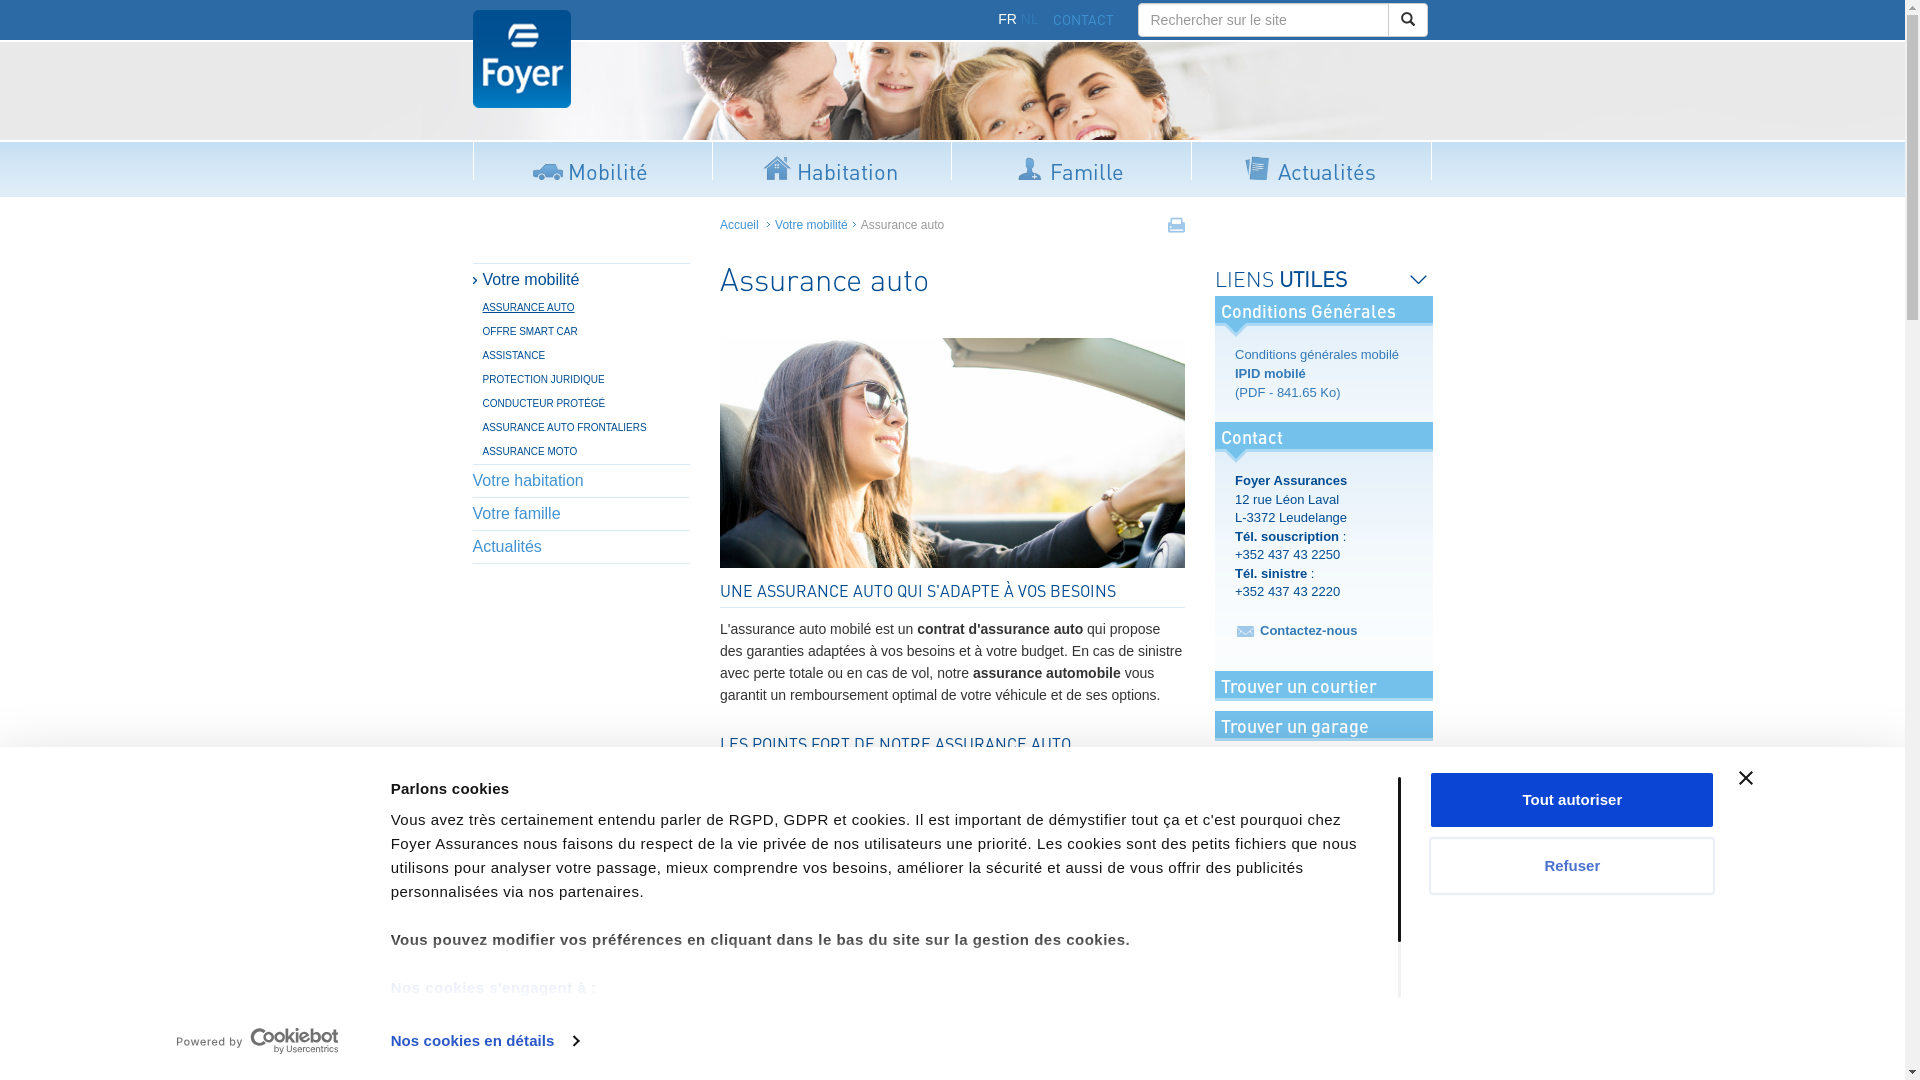 This screenshot has height=1080, width=1920. I want to click on 'CONTACT', so click(1082, 19).